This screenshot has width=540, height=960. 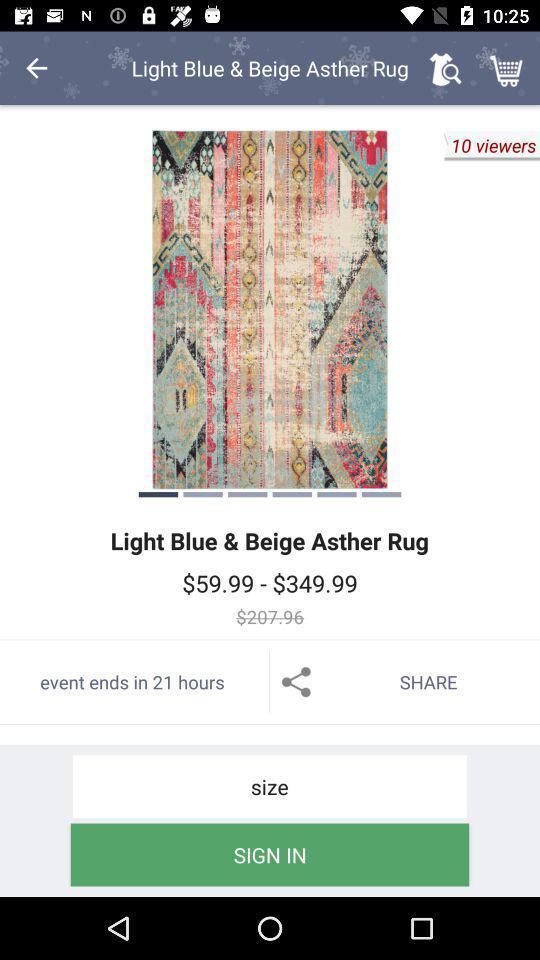 I want to click on the image, so click(x=270, y=309).